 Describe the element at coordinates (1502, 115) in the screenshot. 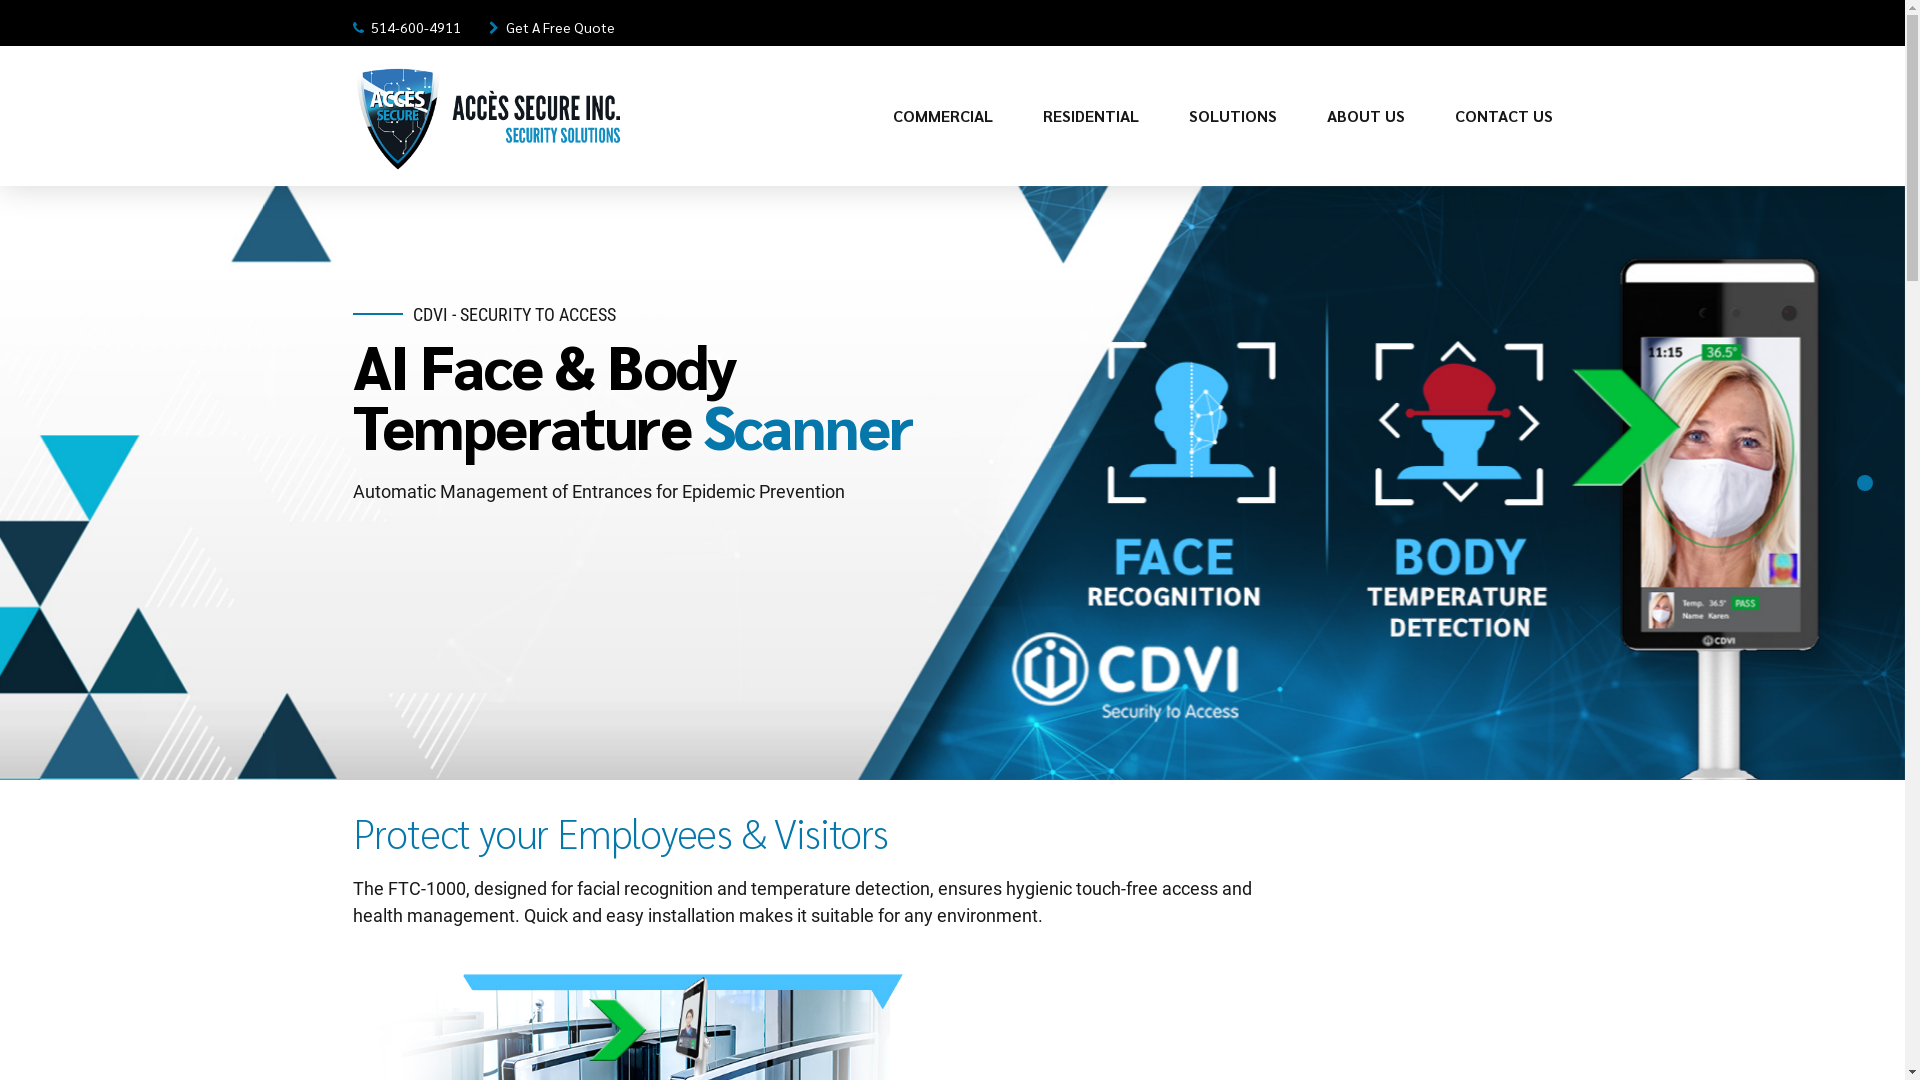

I see `'CONTACT US'` at that location.